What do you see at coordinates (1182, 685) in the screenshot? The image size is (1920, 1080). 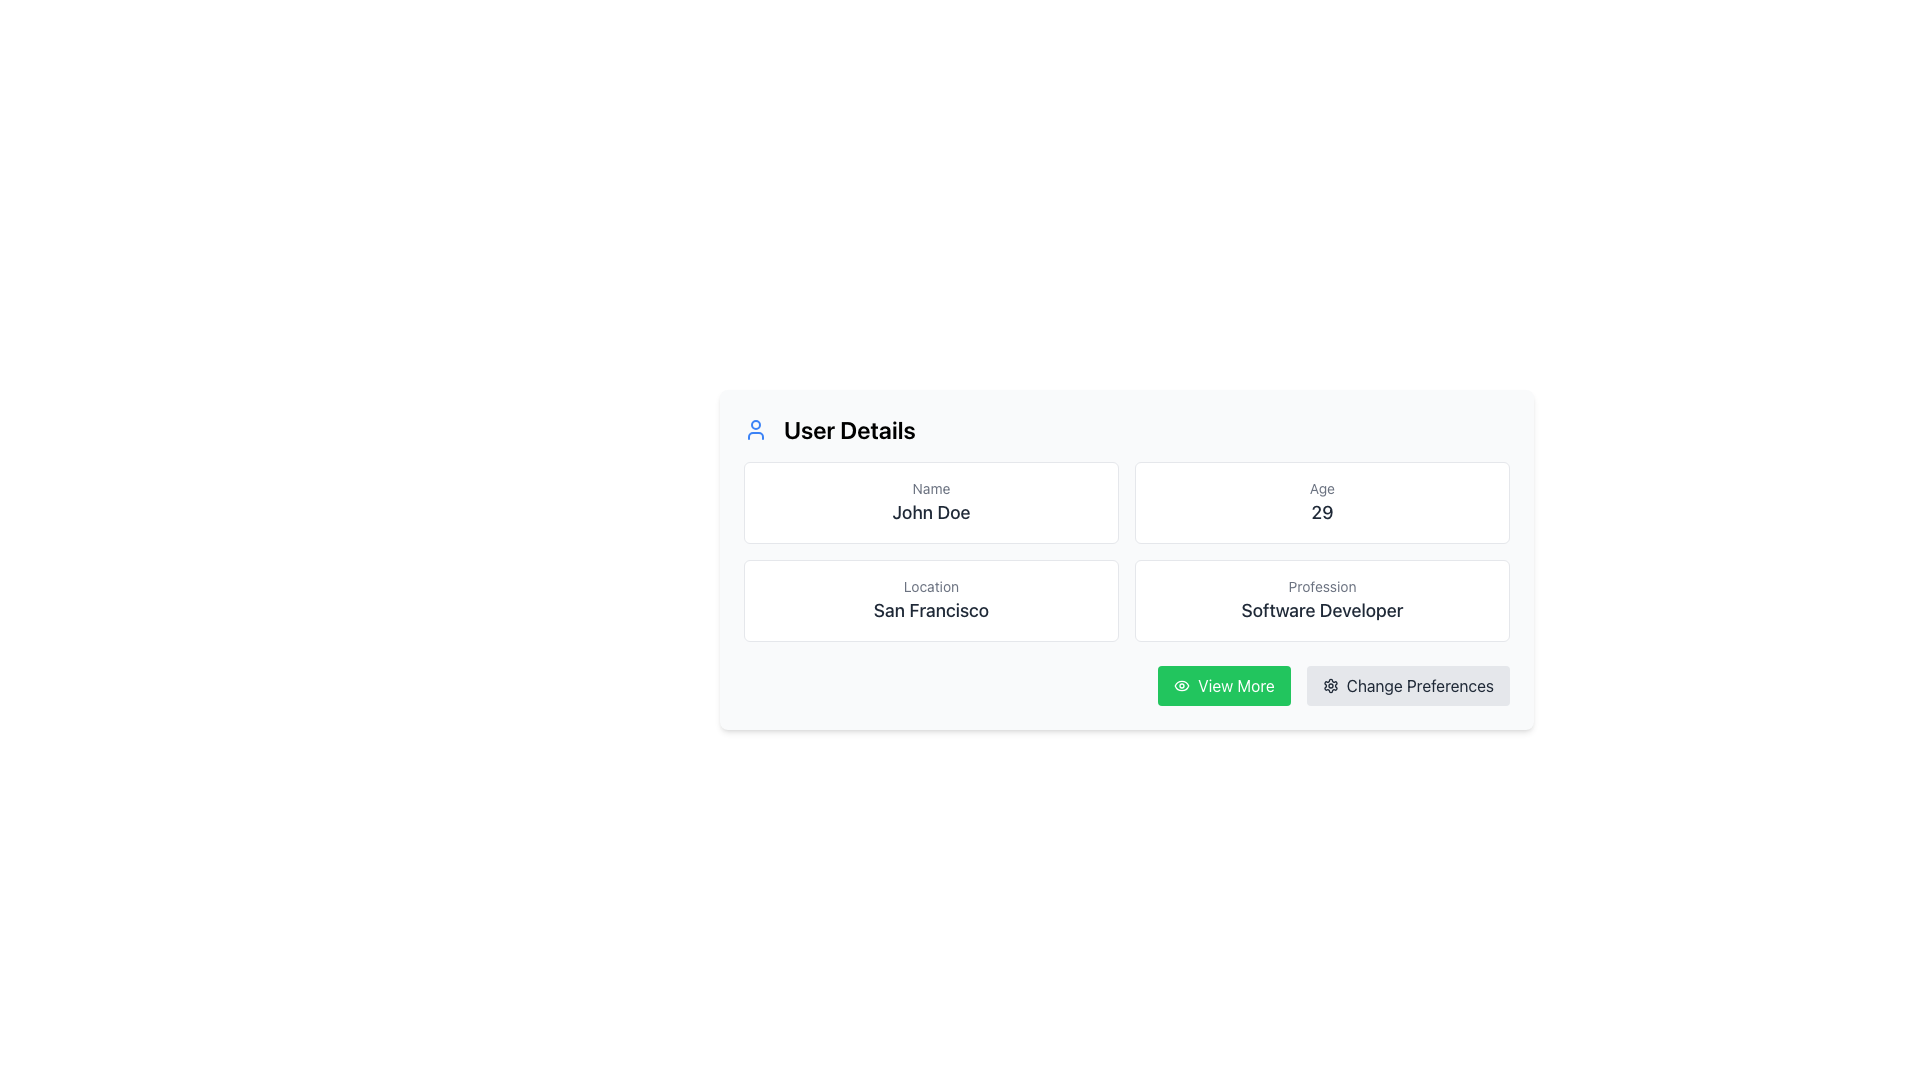 I see `the small green eye icon located to the left of the 'View More' button` at bounding box center [1182, 685].